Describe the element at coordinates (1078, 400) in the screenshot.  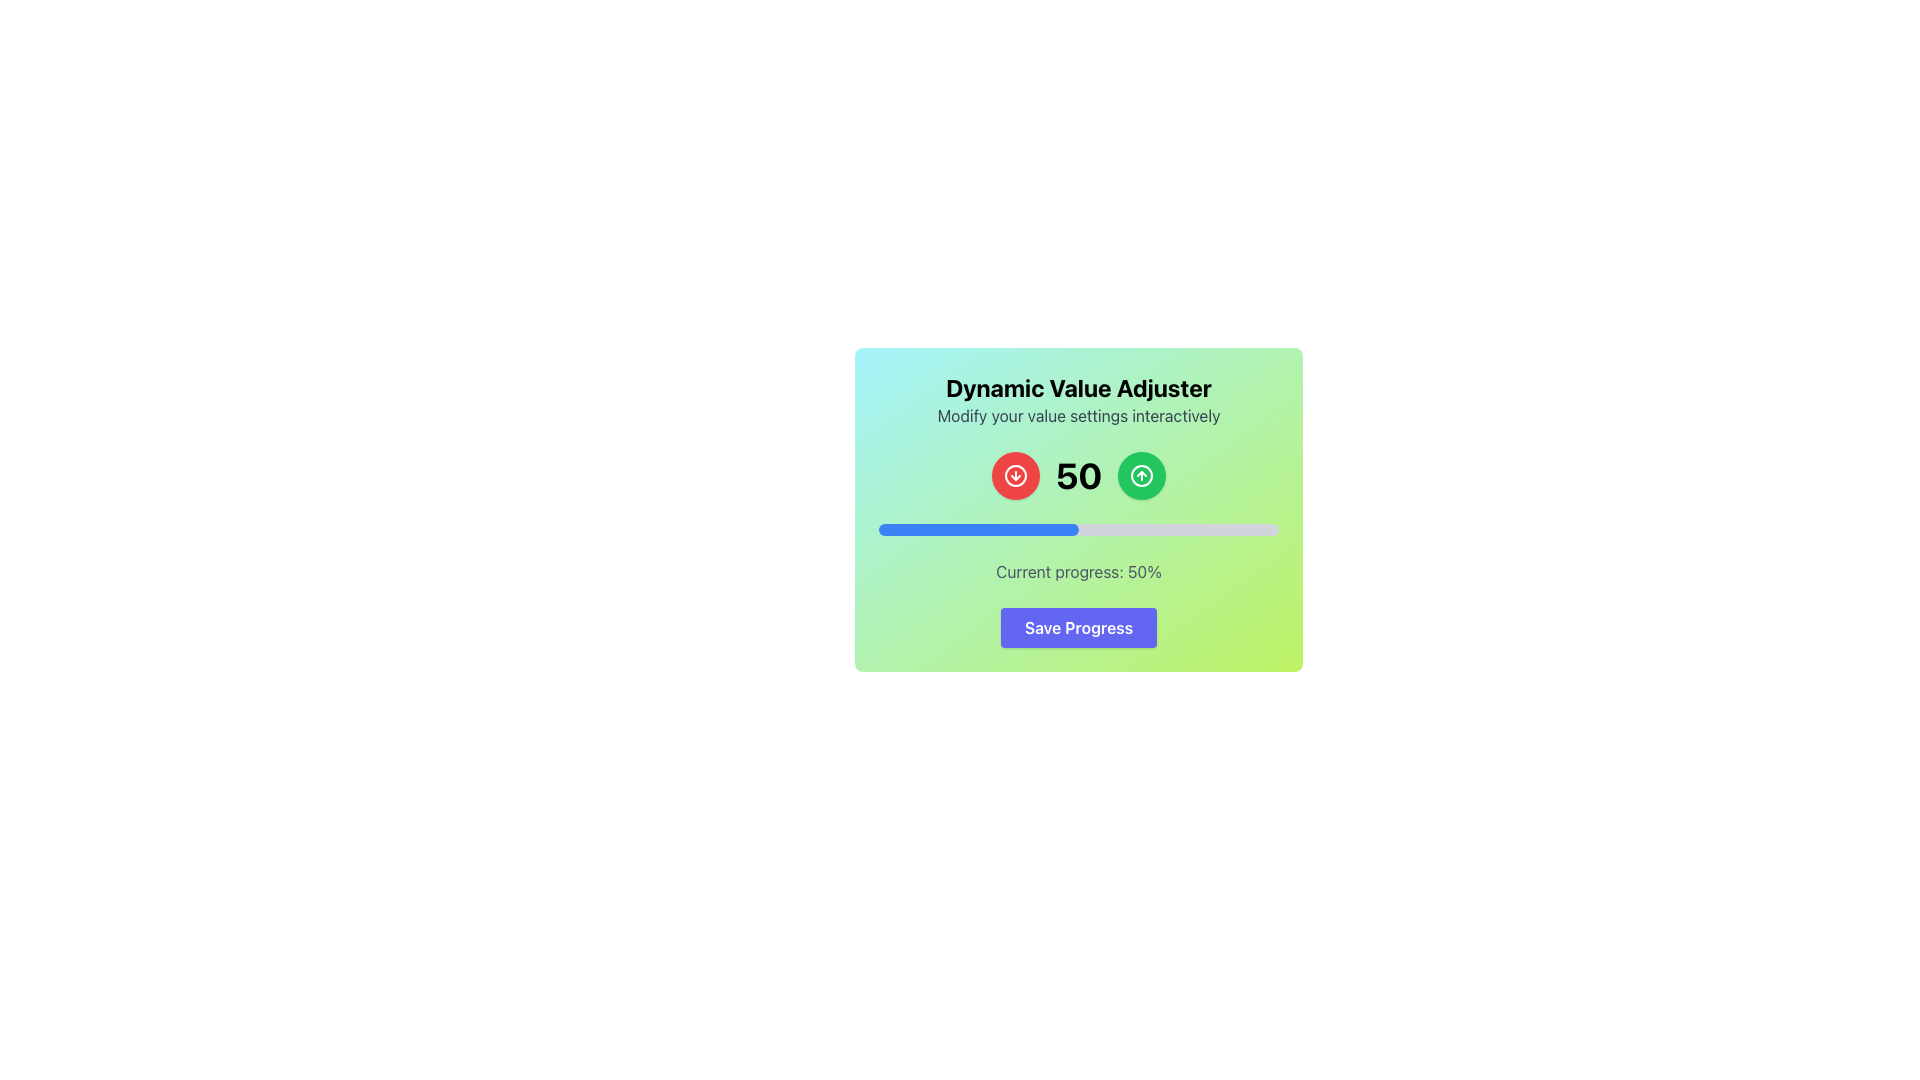
I see `text displayed in the Text Display Component which shows 'Dynamic Value Adjuster' and 'Modify your value settings interactively'` at that location.